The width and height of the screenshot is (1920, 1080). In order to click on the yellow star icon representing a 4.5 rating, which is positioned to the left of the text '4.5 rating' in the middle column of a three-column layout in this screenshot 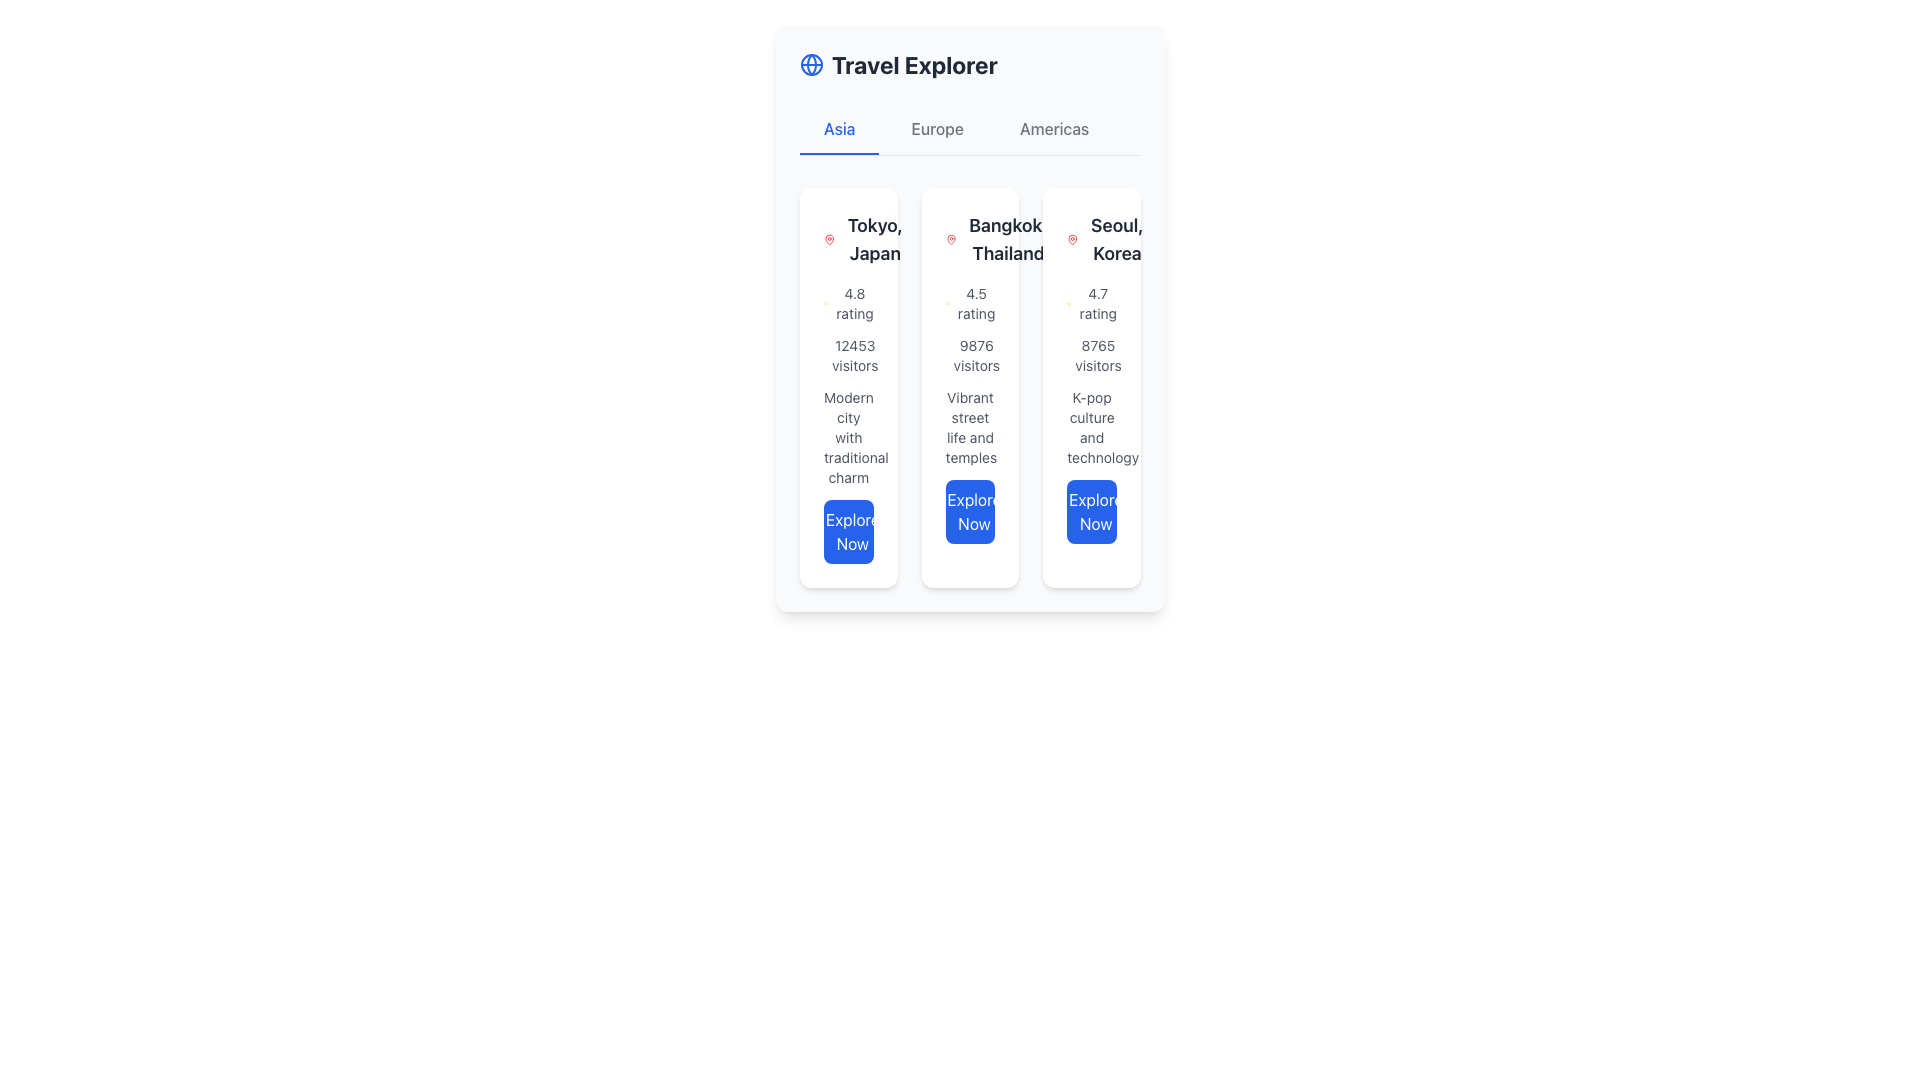, I will do `click(946, 304)`.